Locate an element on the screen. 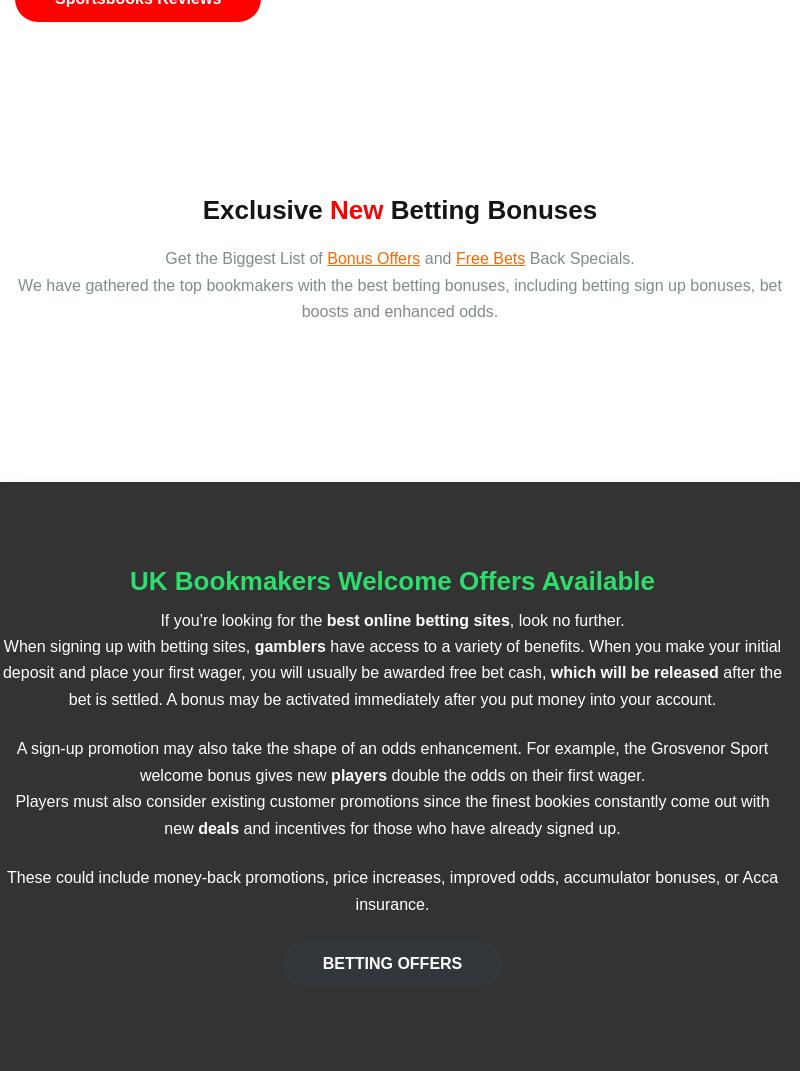 This screenshot has width=800, height=1071. 'best online betting sites' is located at coordinates (417, 618).